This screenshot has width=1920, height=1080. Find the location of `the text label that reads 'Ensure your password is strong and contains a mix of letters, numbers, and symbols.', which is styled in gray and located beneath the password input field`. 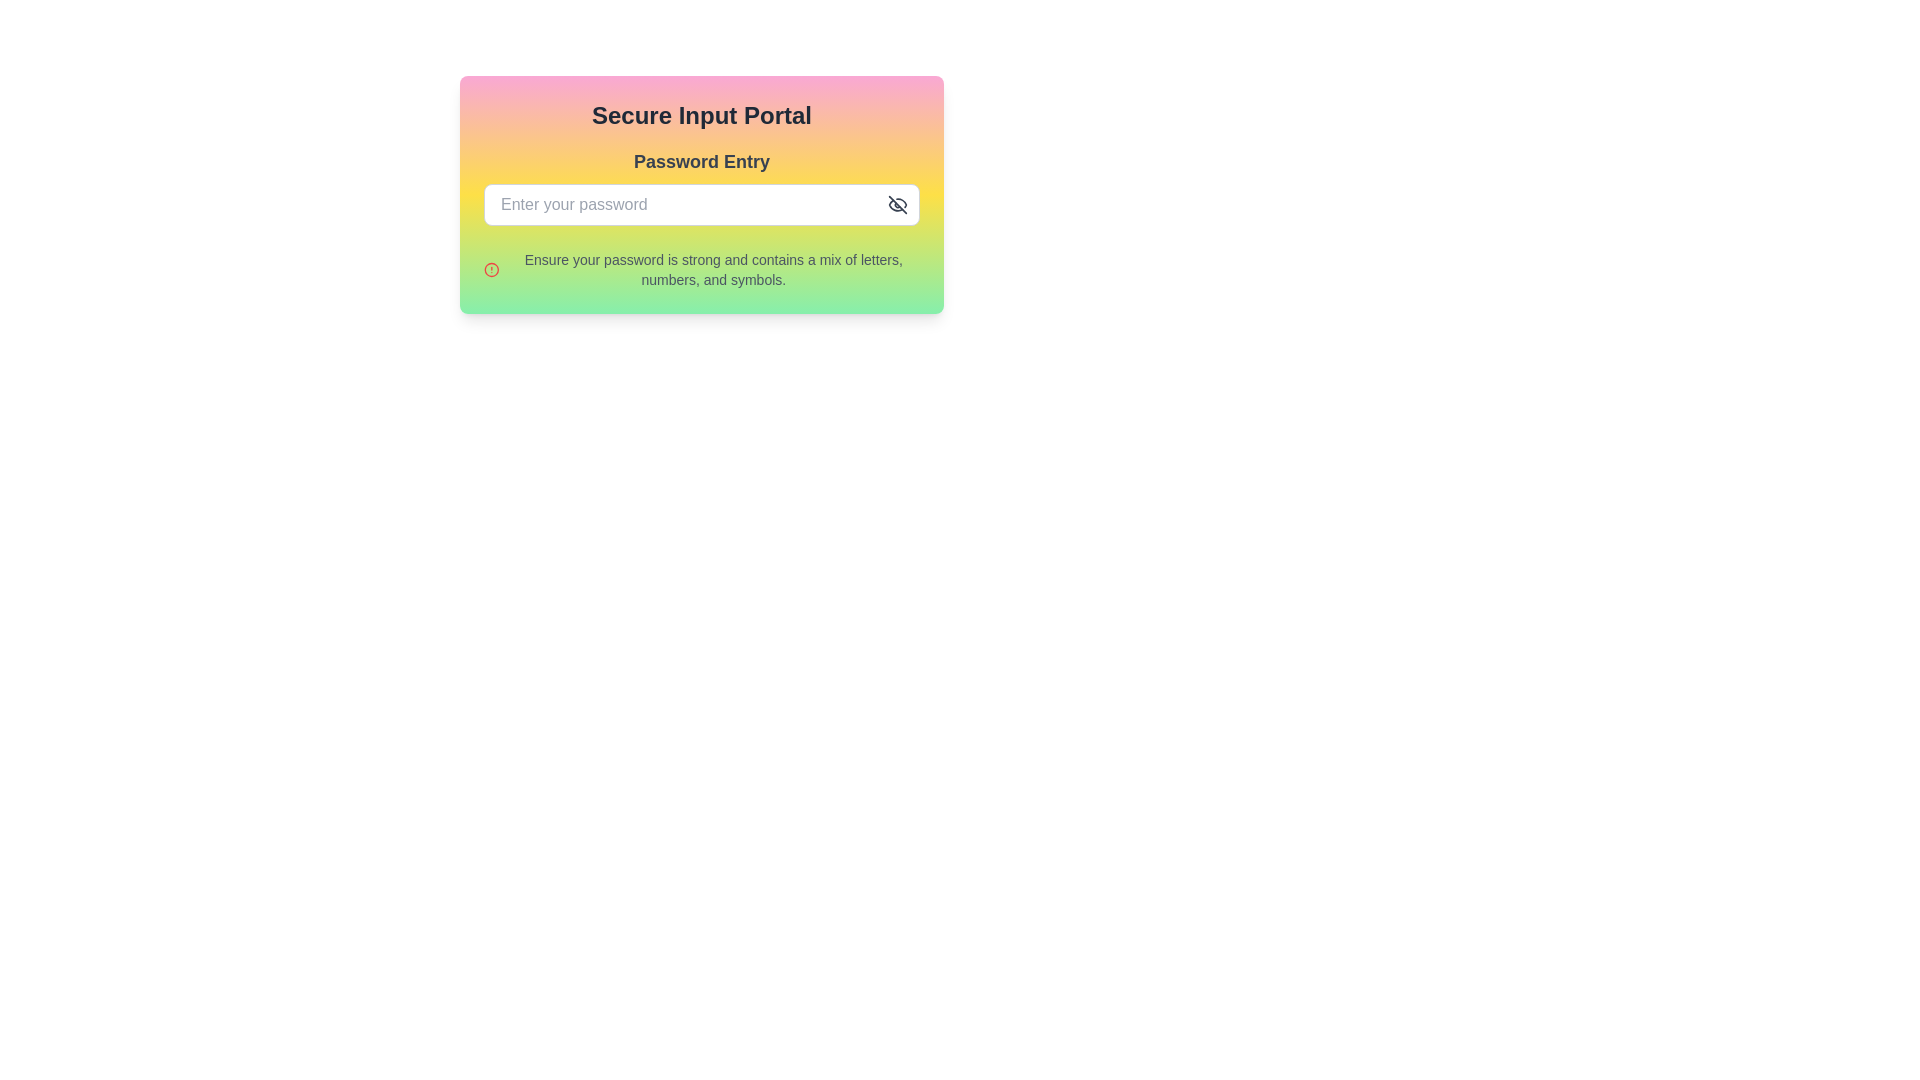

the text label that reads 'Ensure your password is strong and contains a mix of letters, numbers, and symbols.', which is styled in gray and located beneath the password input field is located at coordinates (713, 270).